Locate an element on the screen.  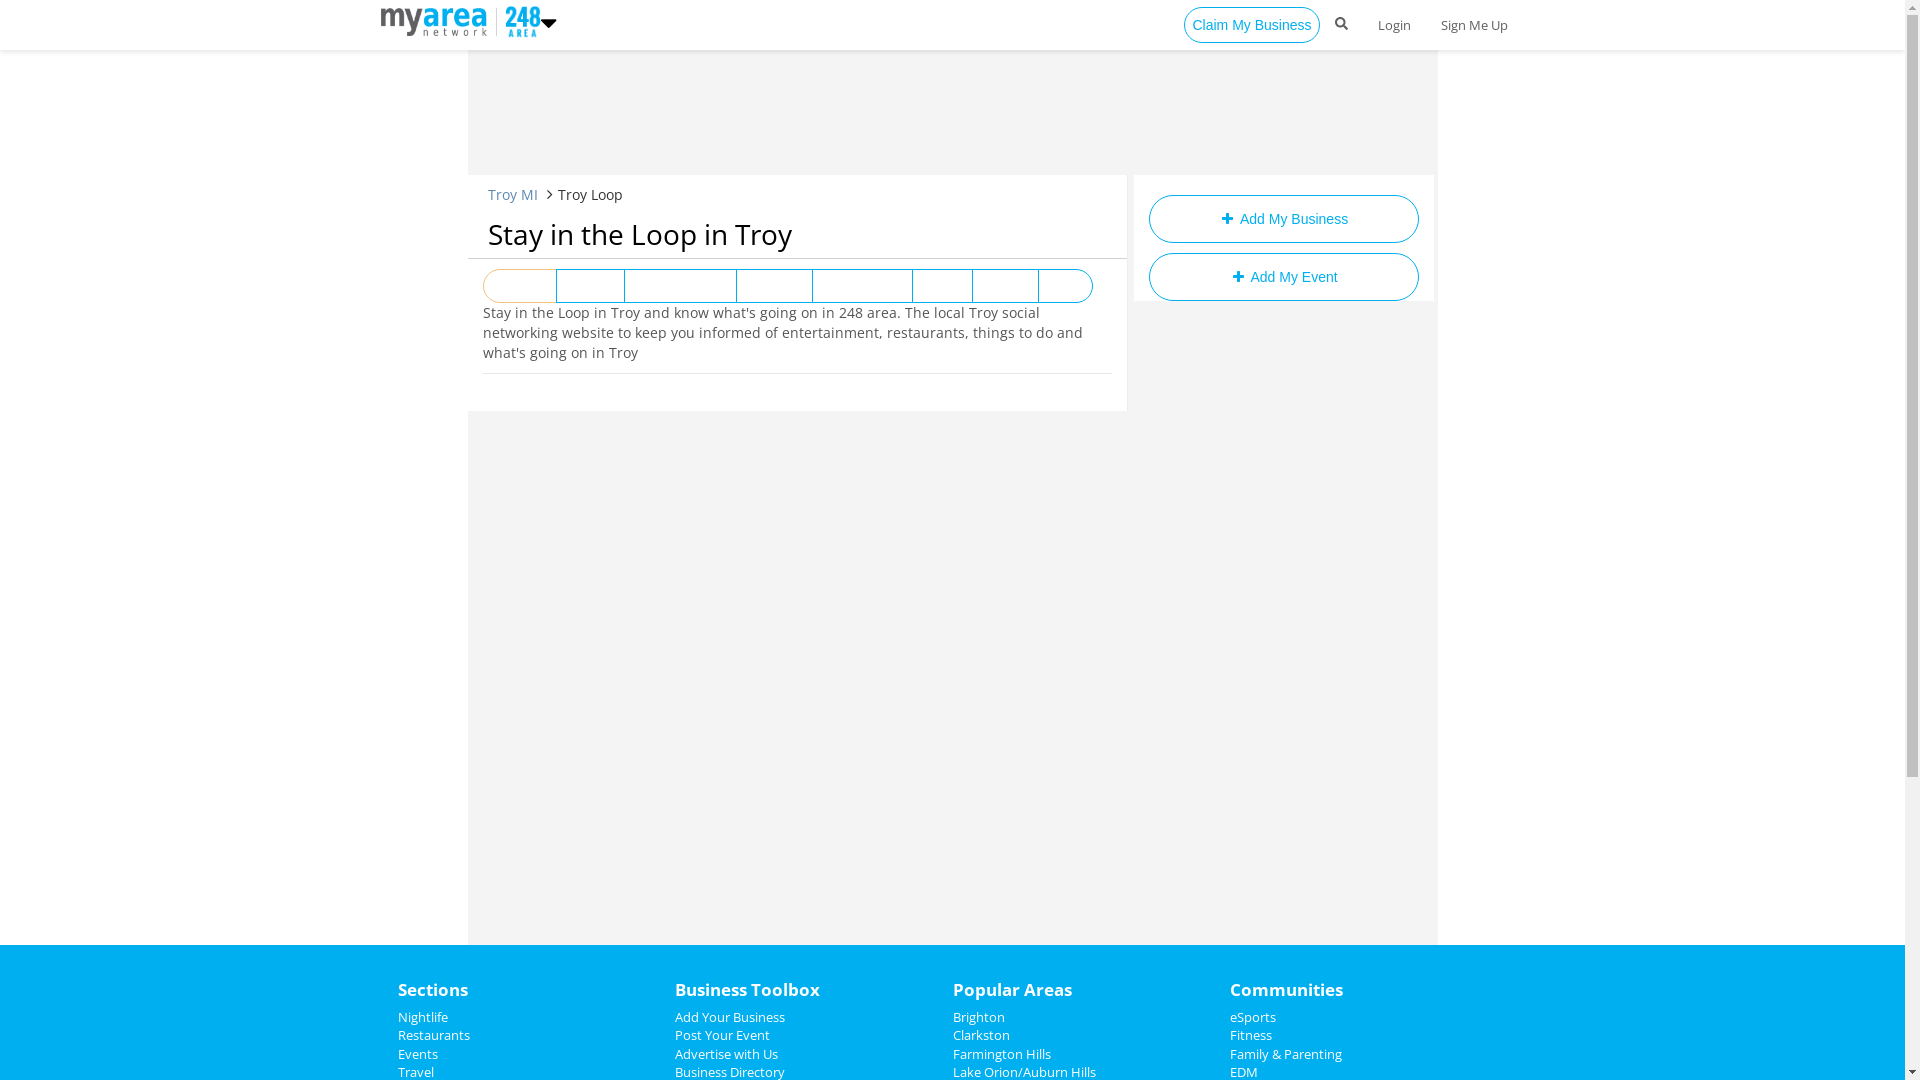
'Add My Event' is located at coordinates (1282, 277).